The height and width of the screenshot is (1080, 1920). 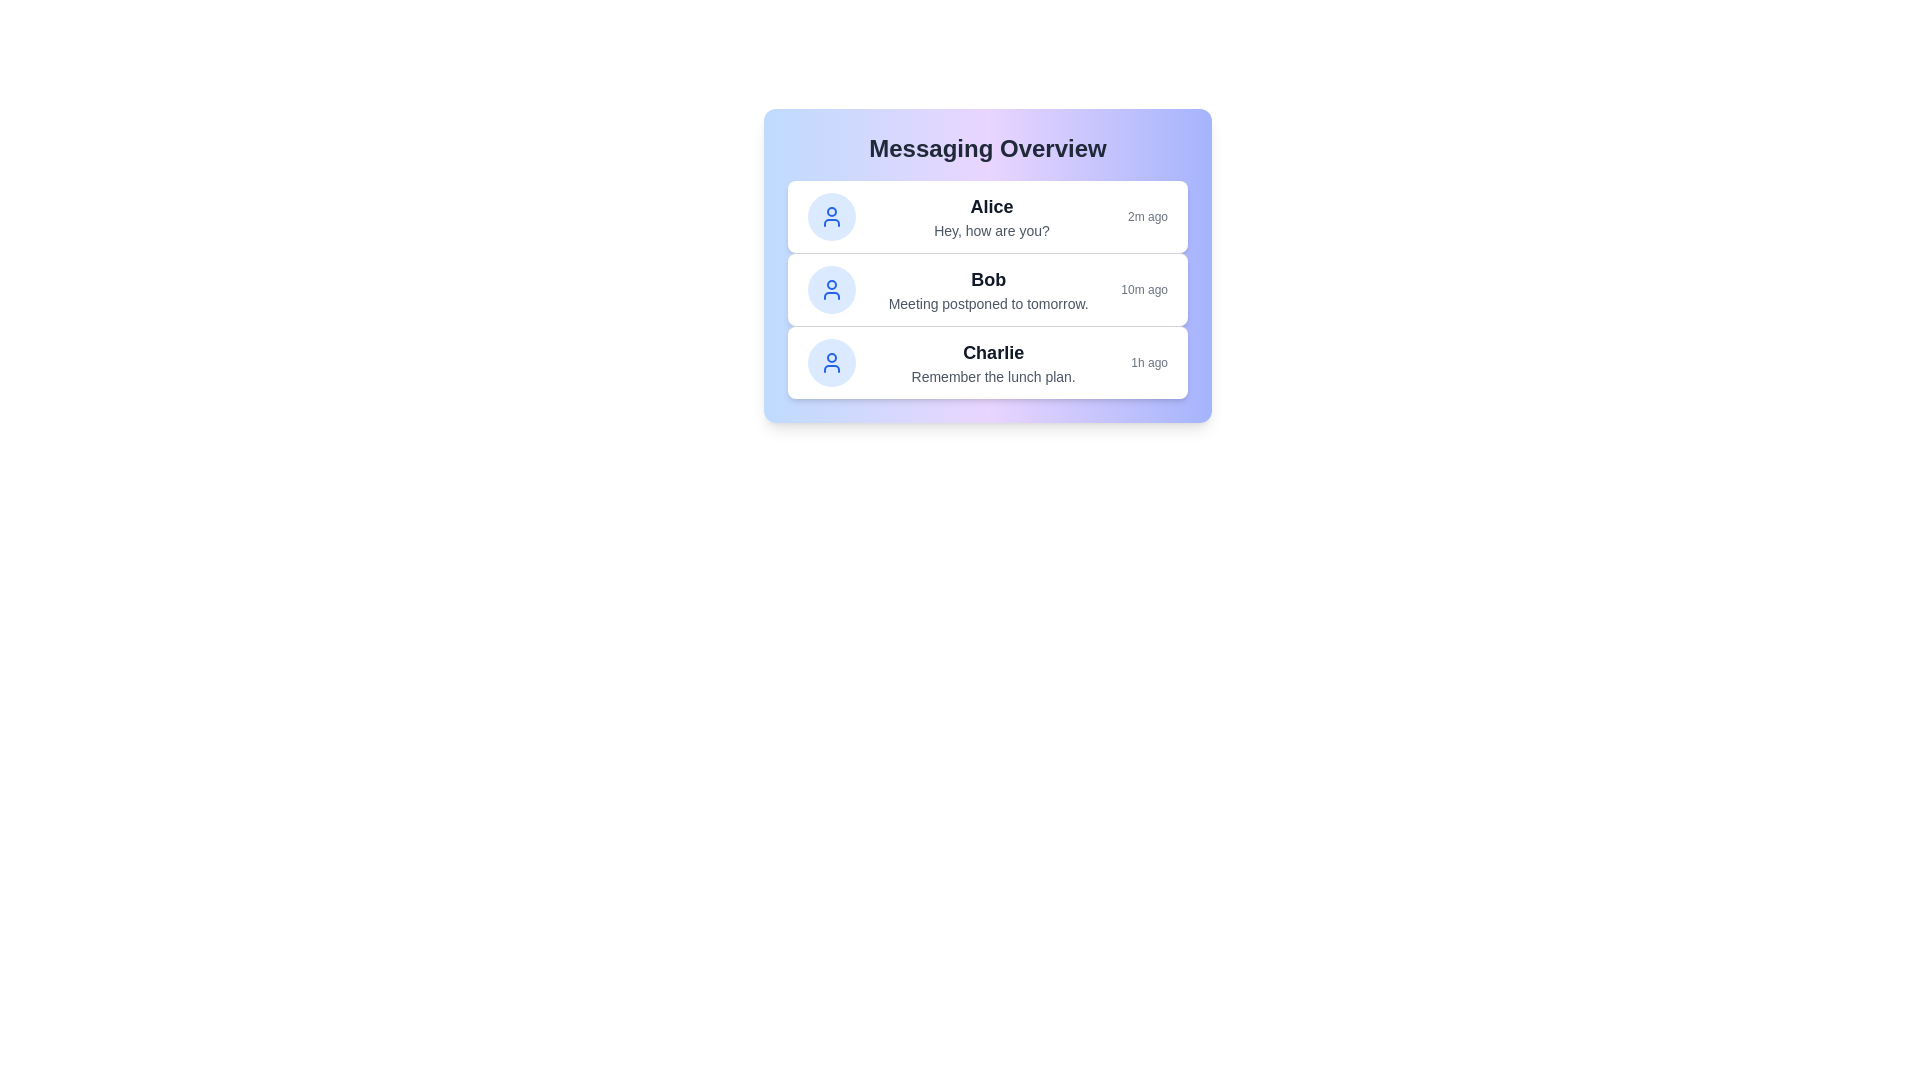 I want to click on the message from Alice to view details, so click(x=988, y=216).